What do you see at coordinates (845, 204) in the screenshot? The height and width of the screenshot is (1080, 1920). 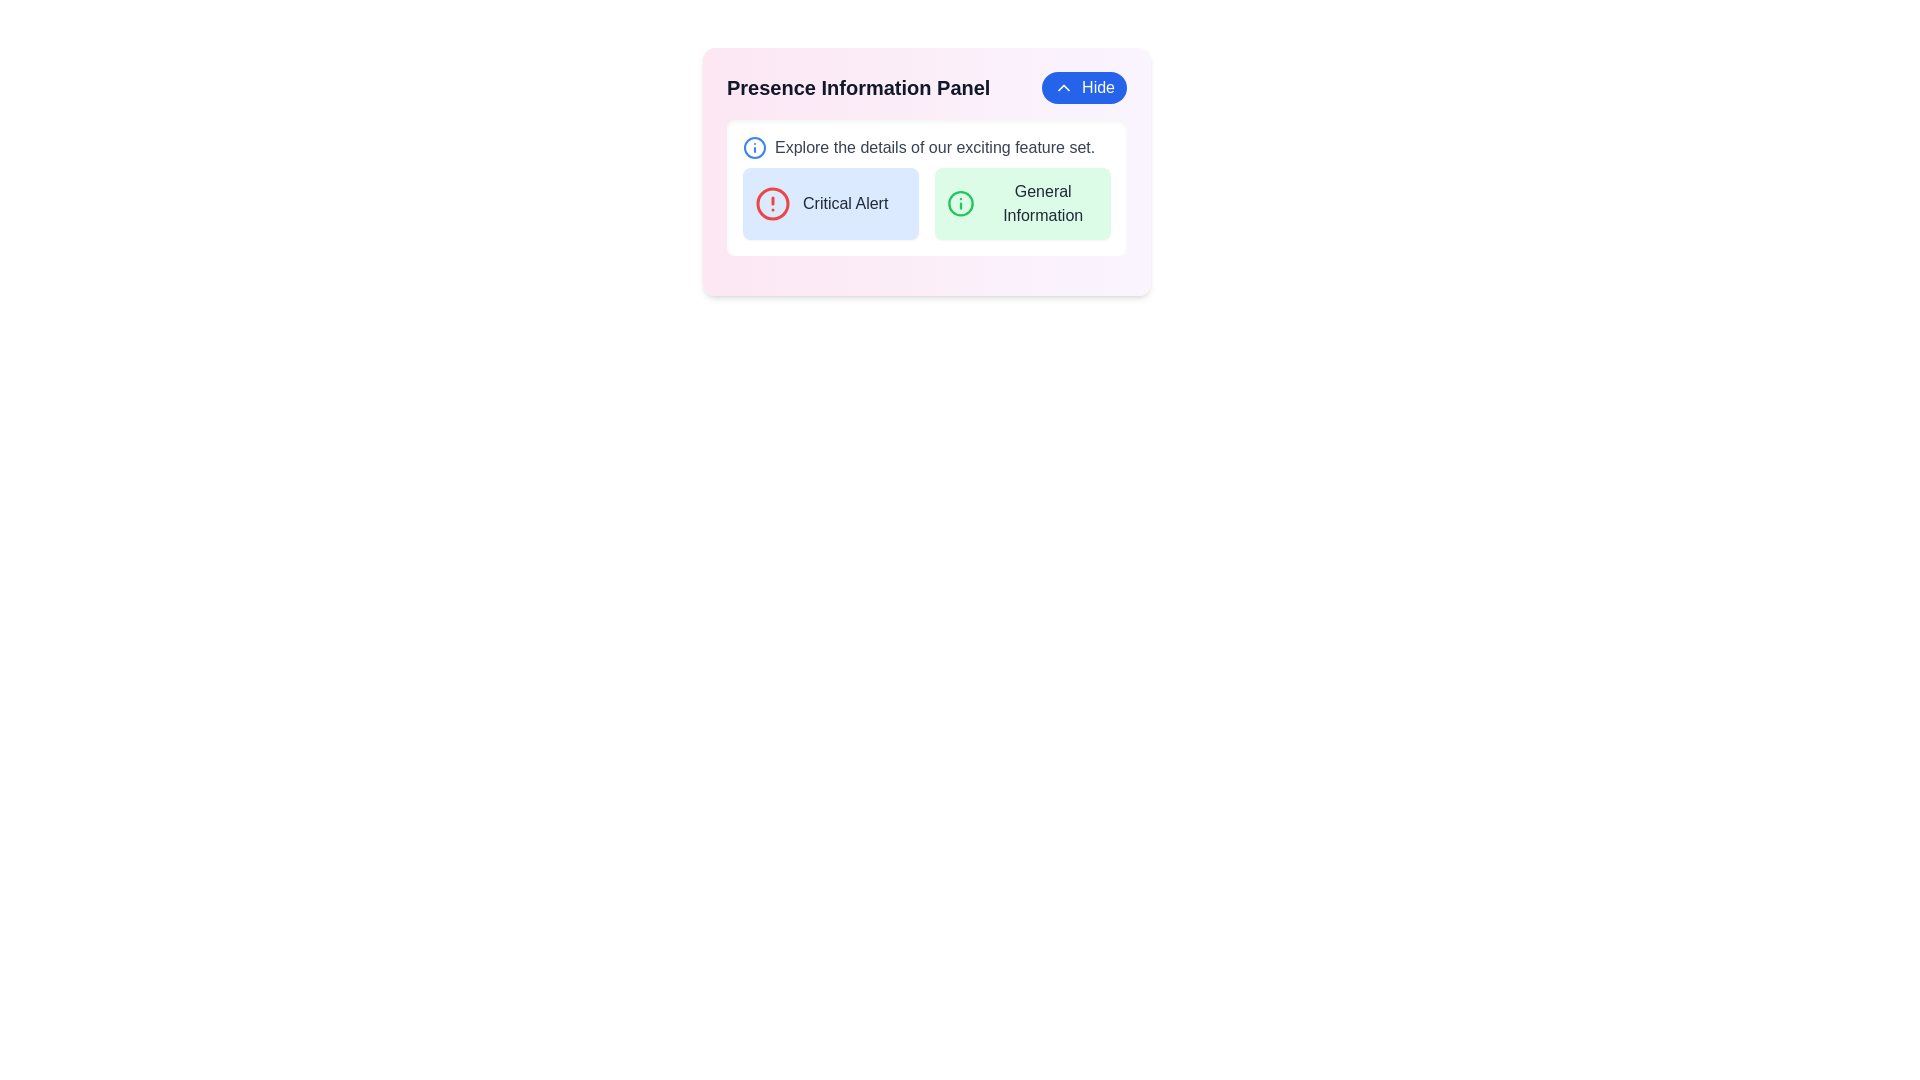 I see `the static text label that reads 'Critical Alert' with a dark gray font on a light blue background, located within a rounded rectangle in a notice panel` at bounding box center [845, 204].